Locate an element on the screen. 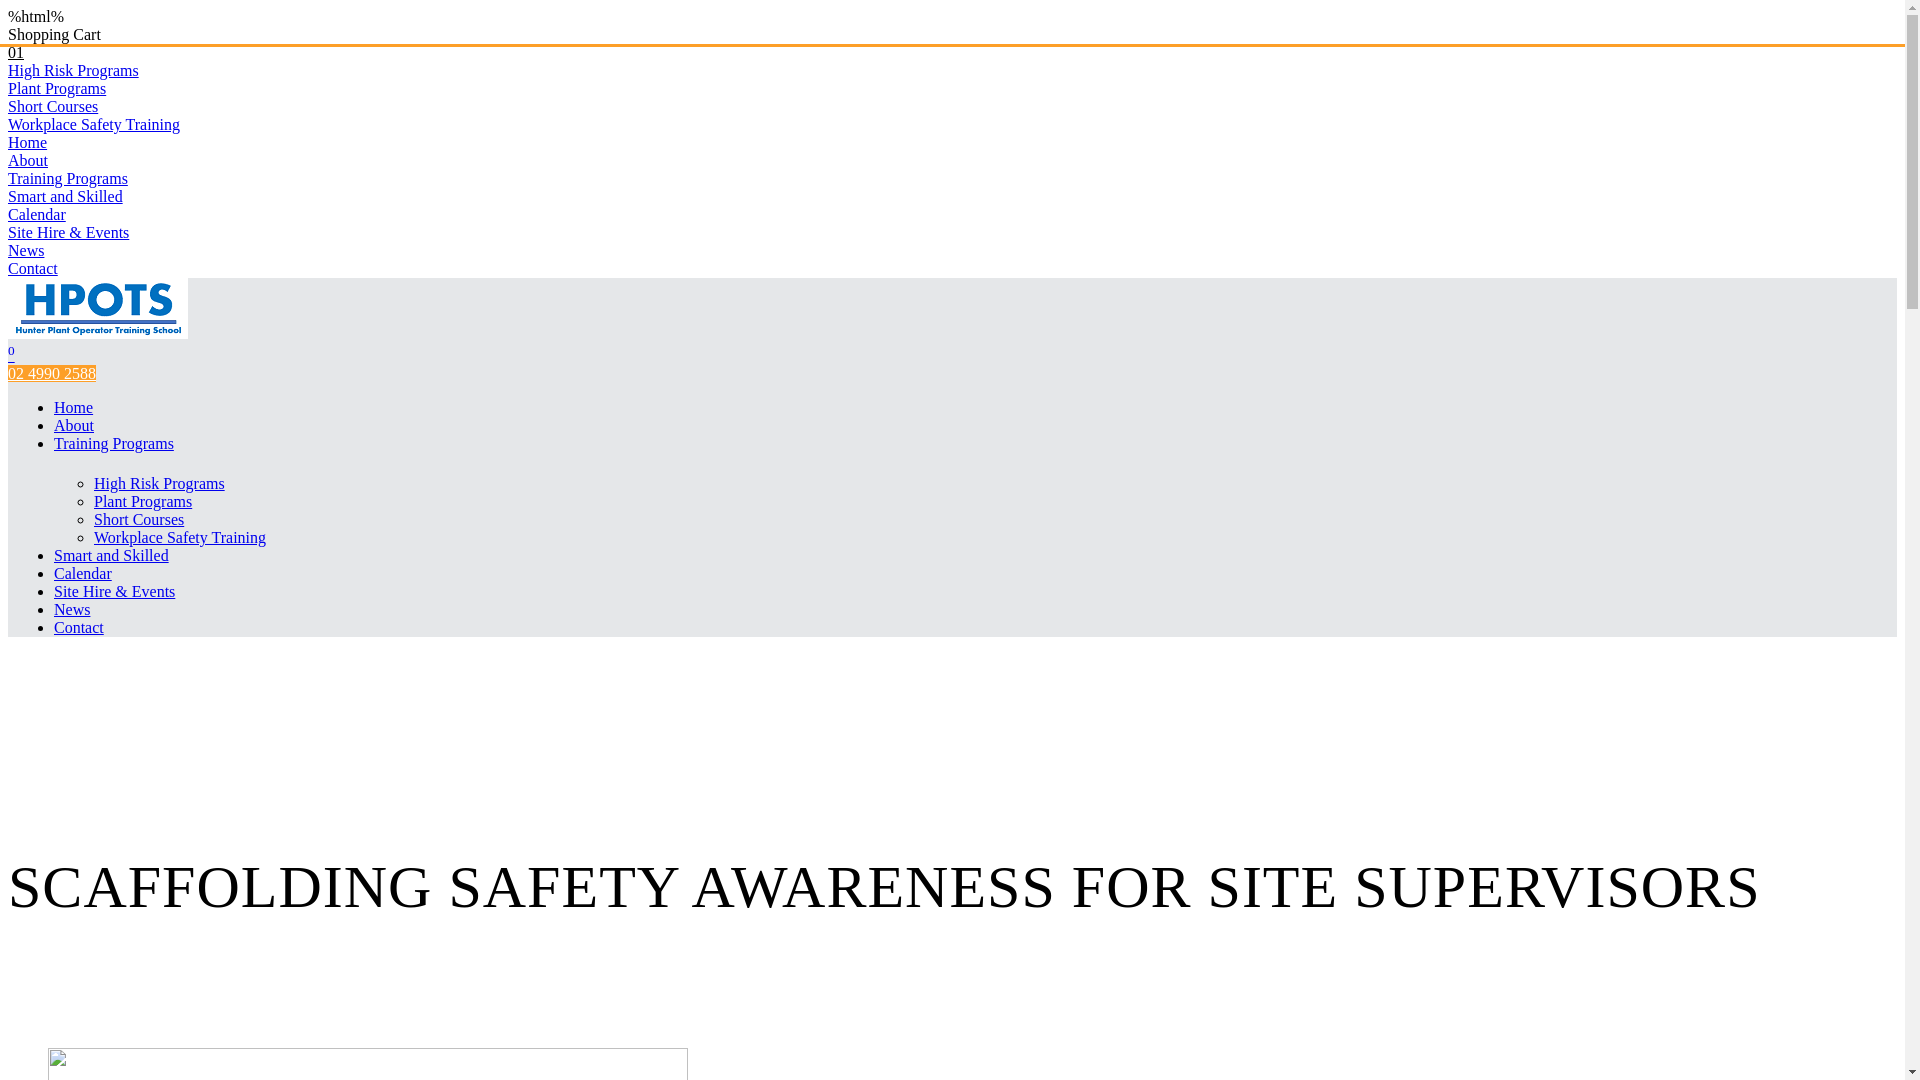 This screenshot has width=1920, height=1080. 'Workplace Safety Training' is located at coordinates (93, 124).